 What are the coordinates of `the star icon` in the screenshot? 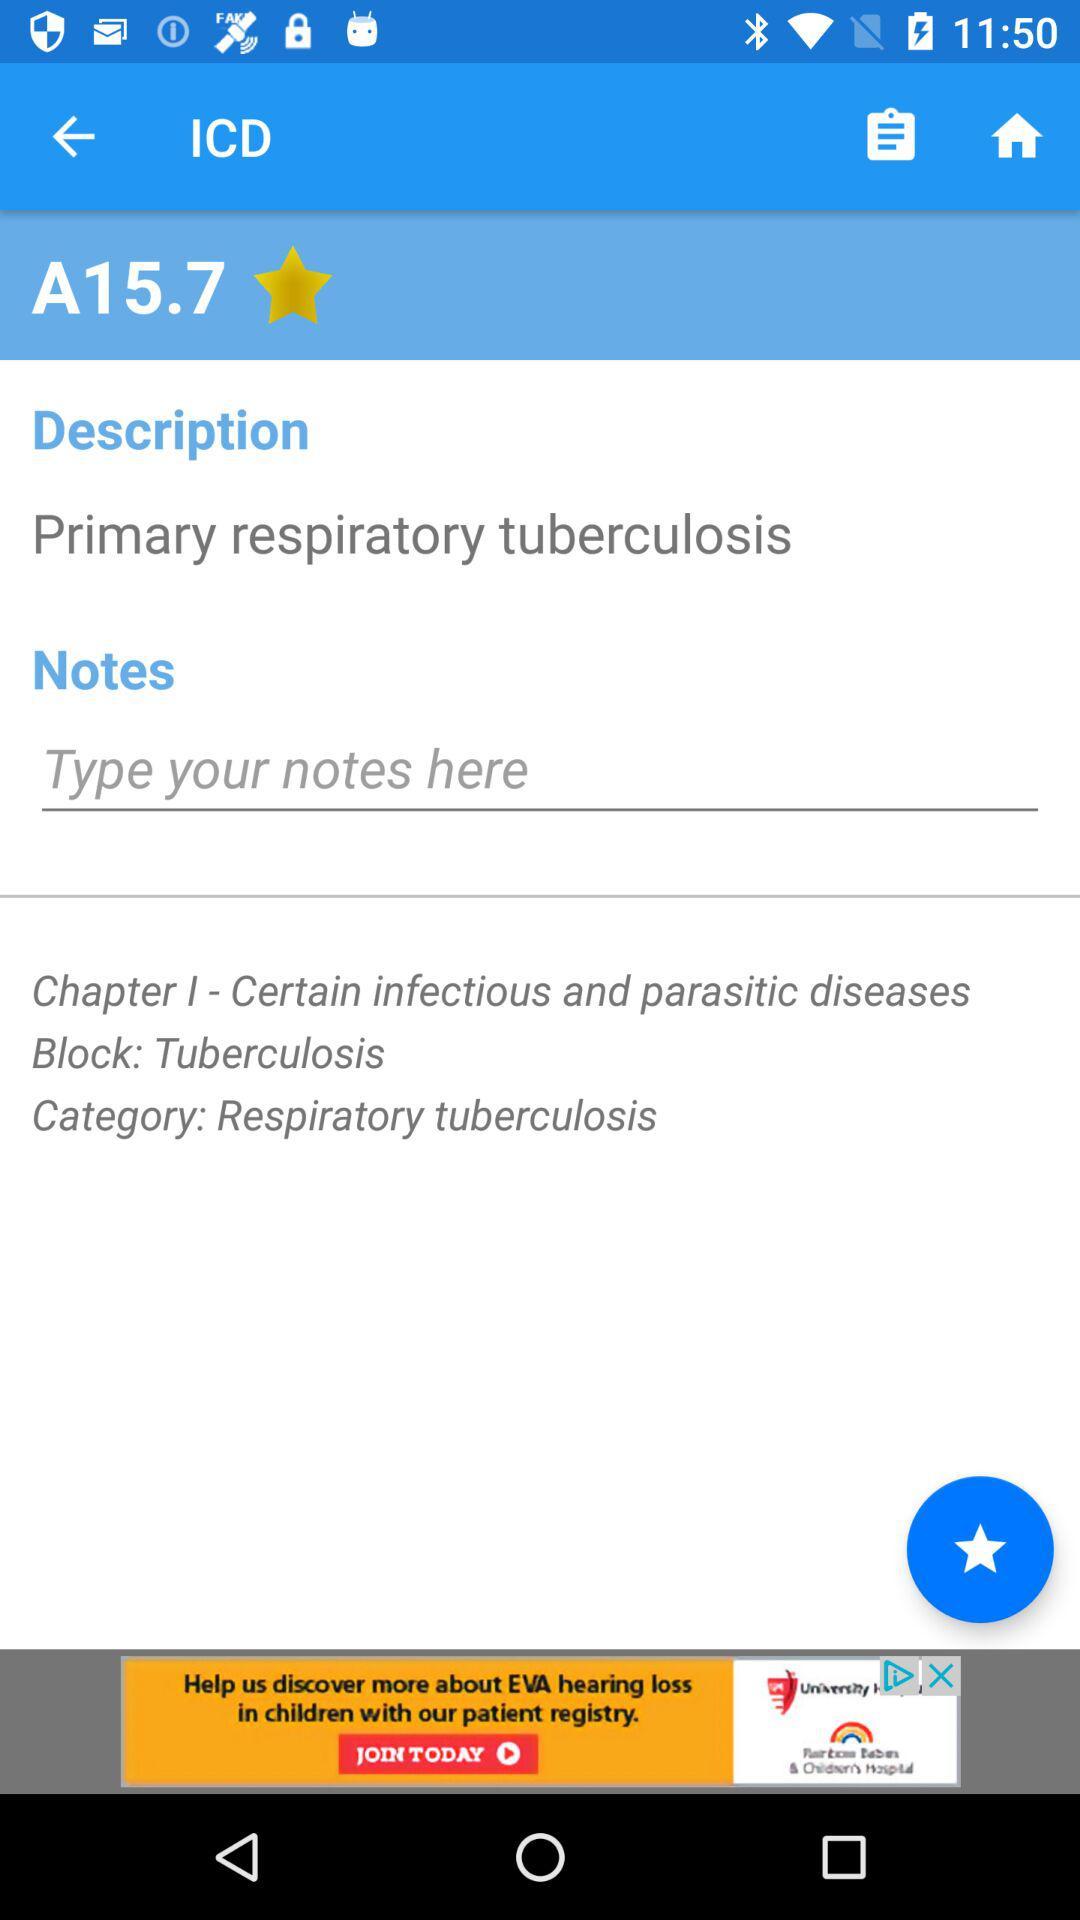 It's located at (292, 283).